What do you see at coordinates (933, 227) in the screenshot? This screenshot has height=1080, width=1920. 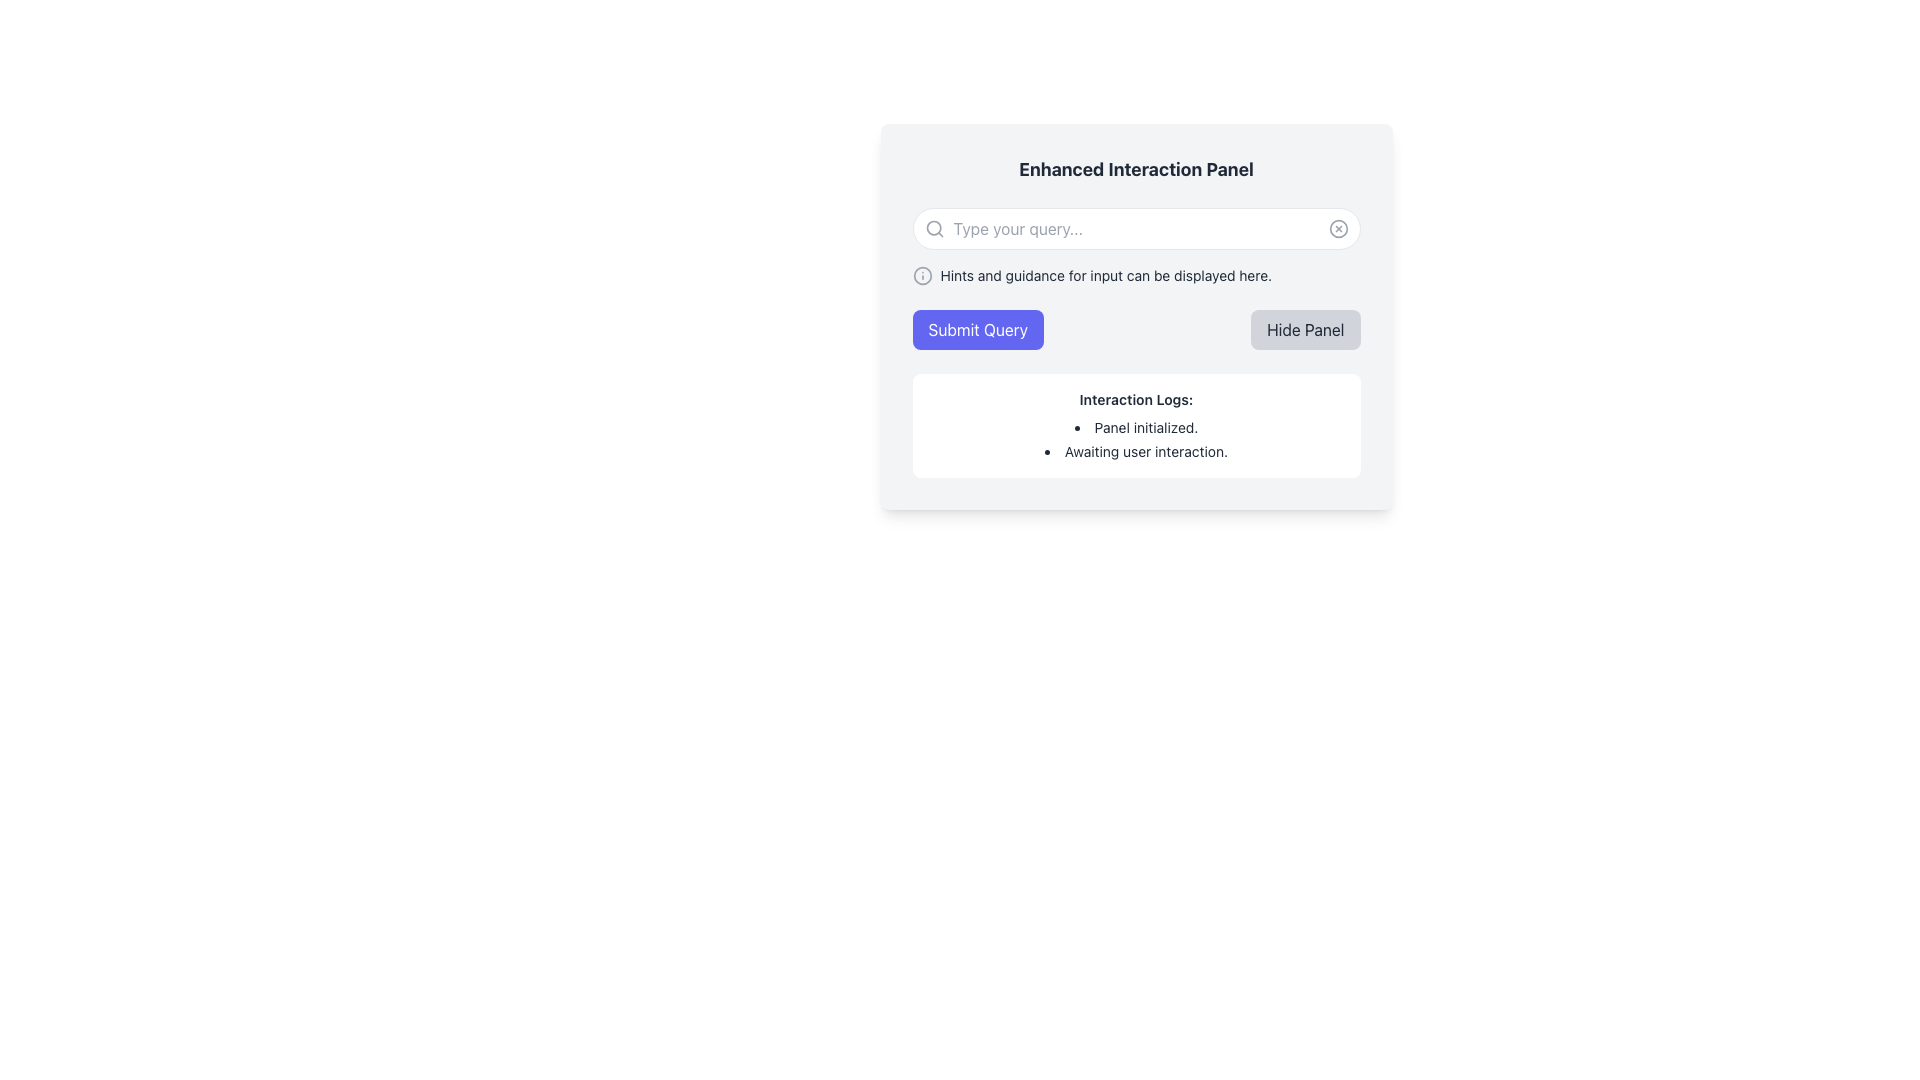 I see `the Search Icon, which is a gray magnifying glass icon located inside the search input field, aligned vertically in the middle` at bounding box center [933, 227].